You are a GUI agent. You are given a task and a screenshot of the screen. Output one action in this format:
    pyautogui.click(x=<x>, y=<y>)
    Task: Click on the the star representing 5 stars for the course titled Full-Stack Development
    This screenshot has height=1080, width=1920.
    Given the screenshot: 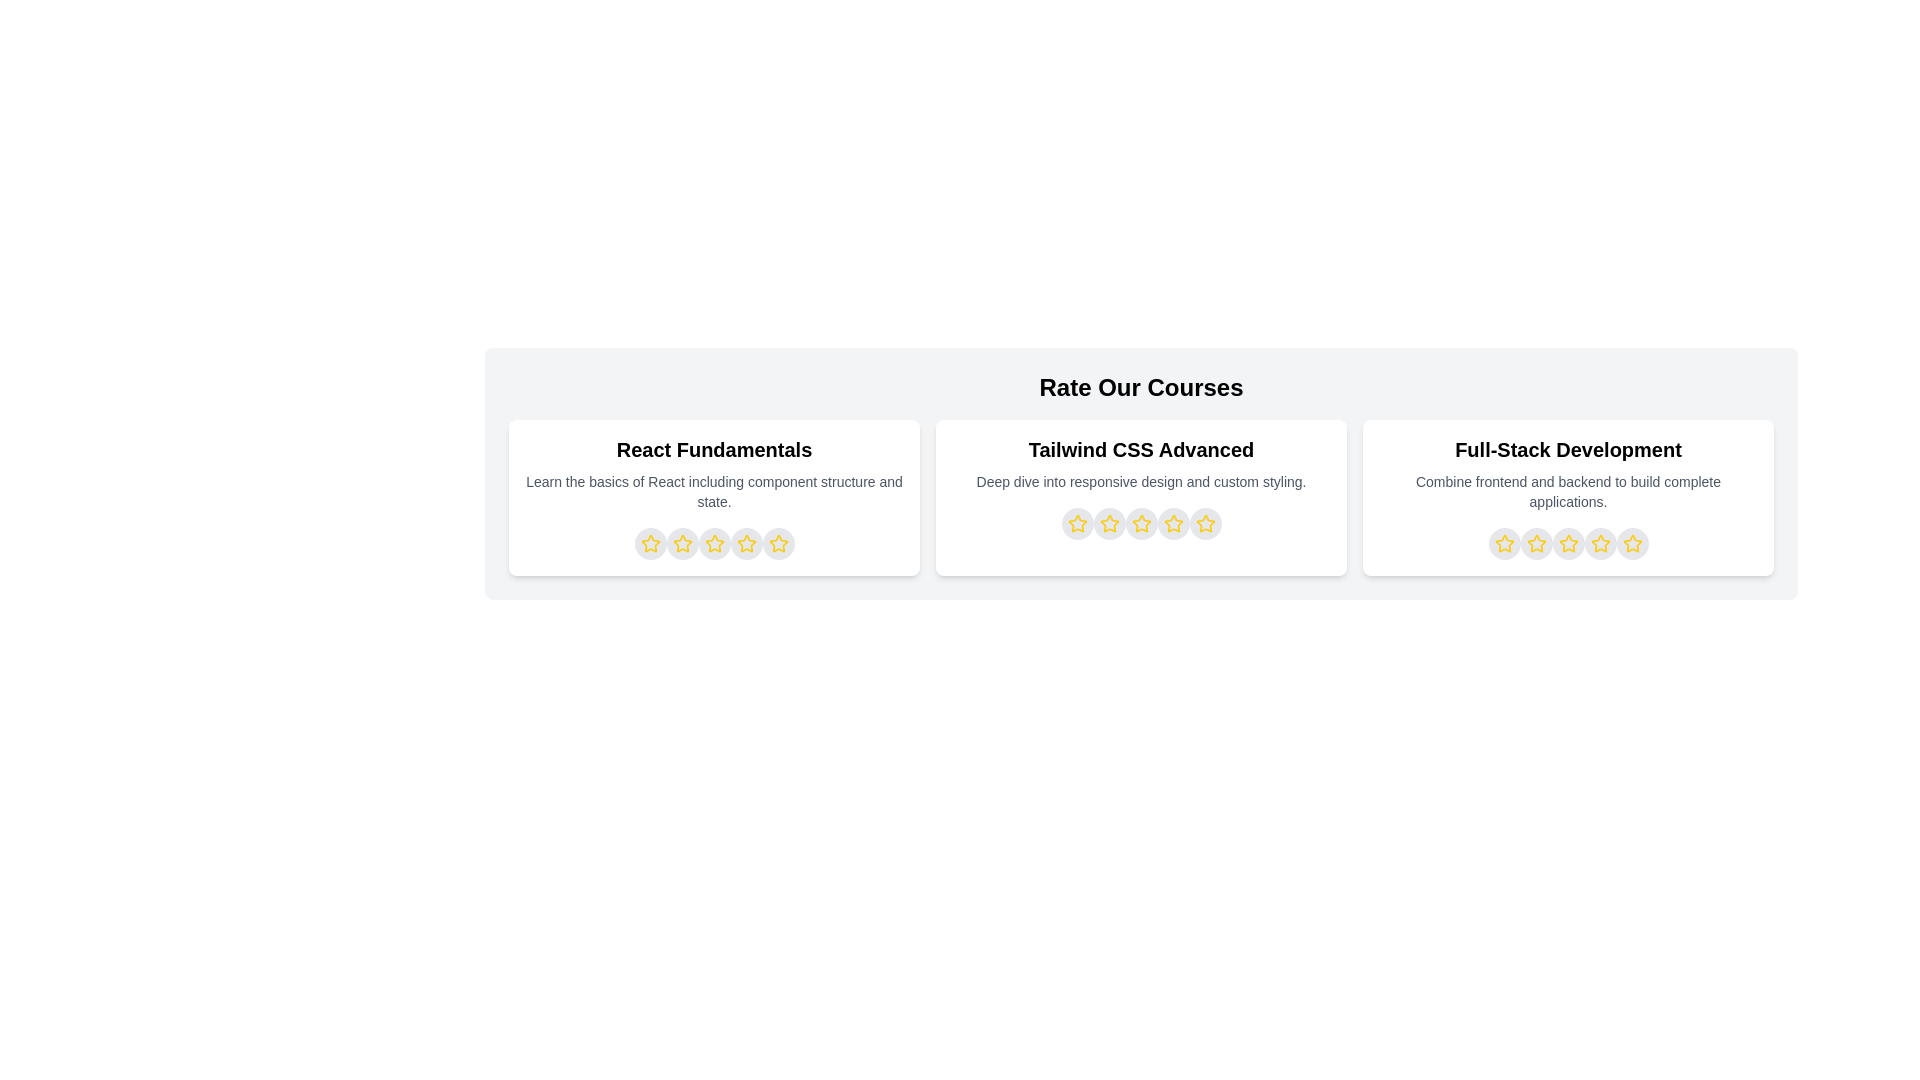 What is the action you would take?
    pyautogui.click(x=1632, y=543)
    